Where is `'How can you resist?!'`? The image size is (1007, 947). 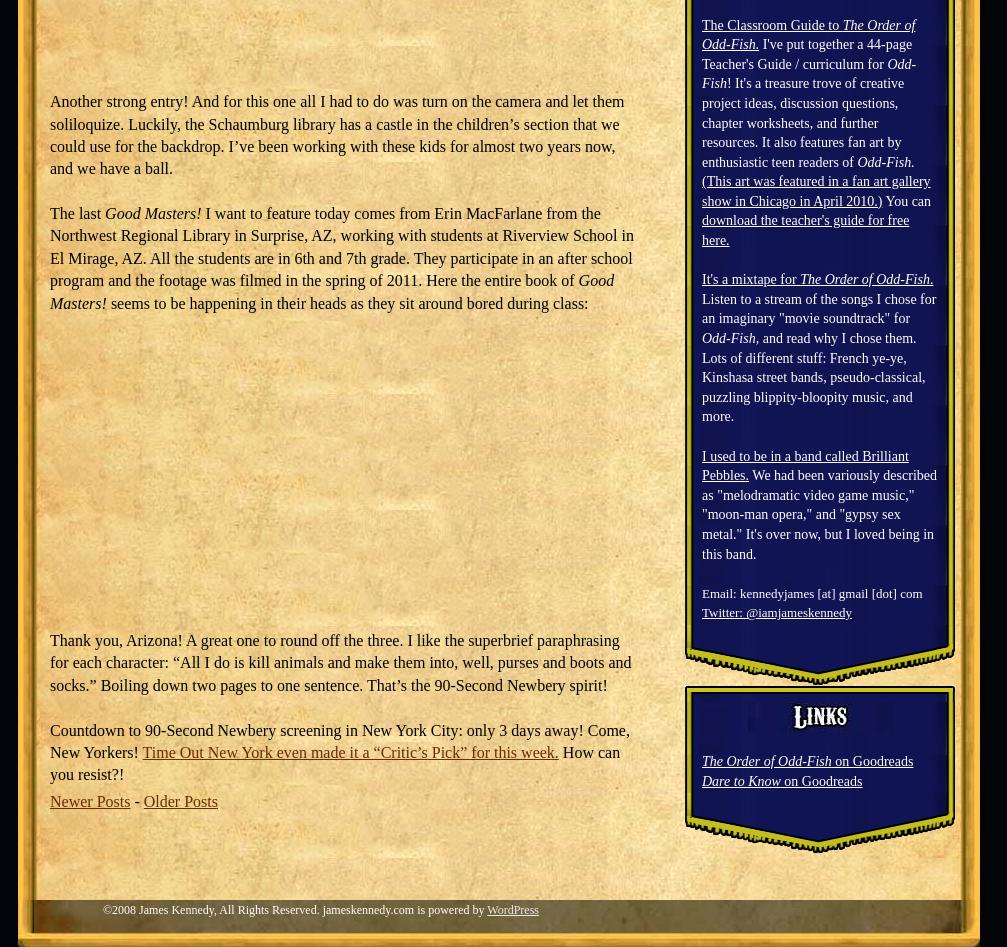 'How can you resist?!' is located at coordinates (335, 762).